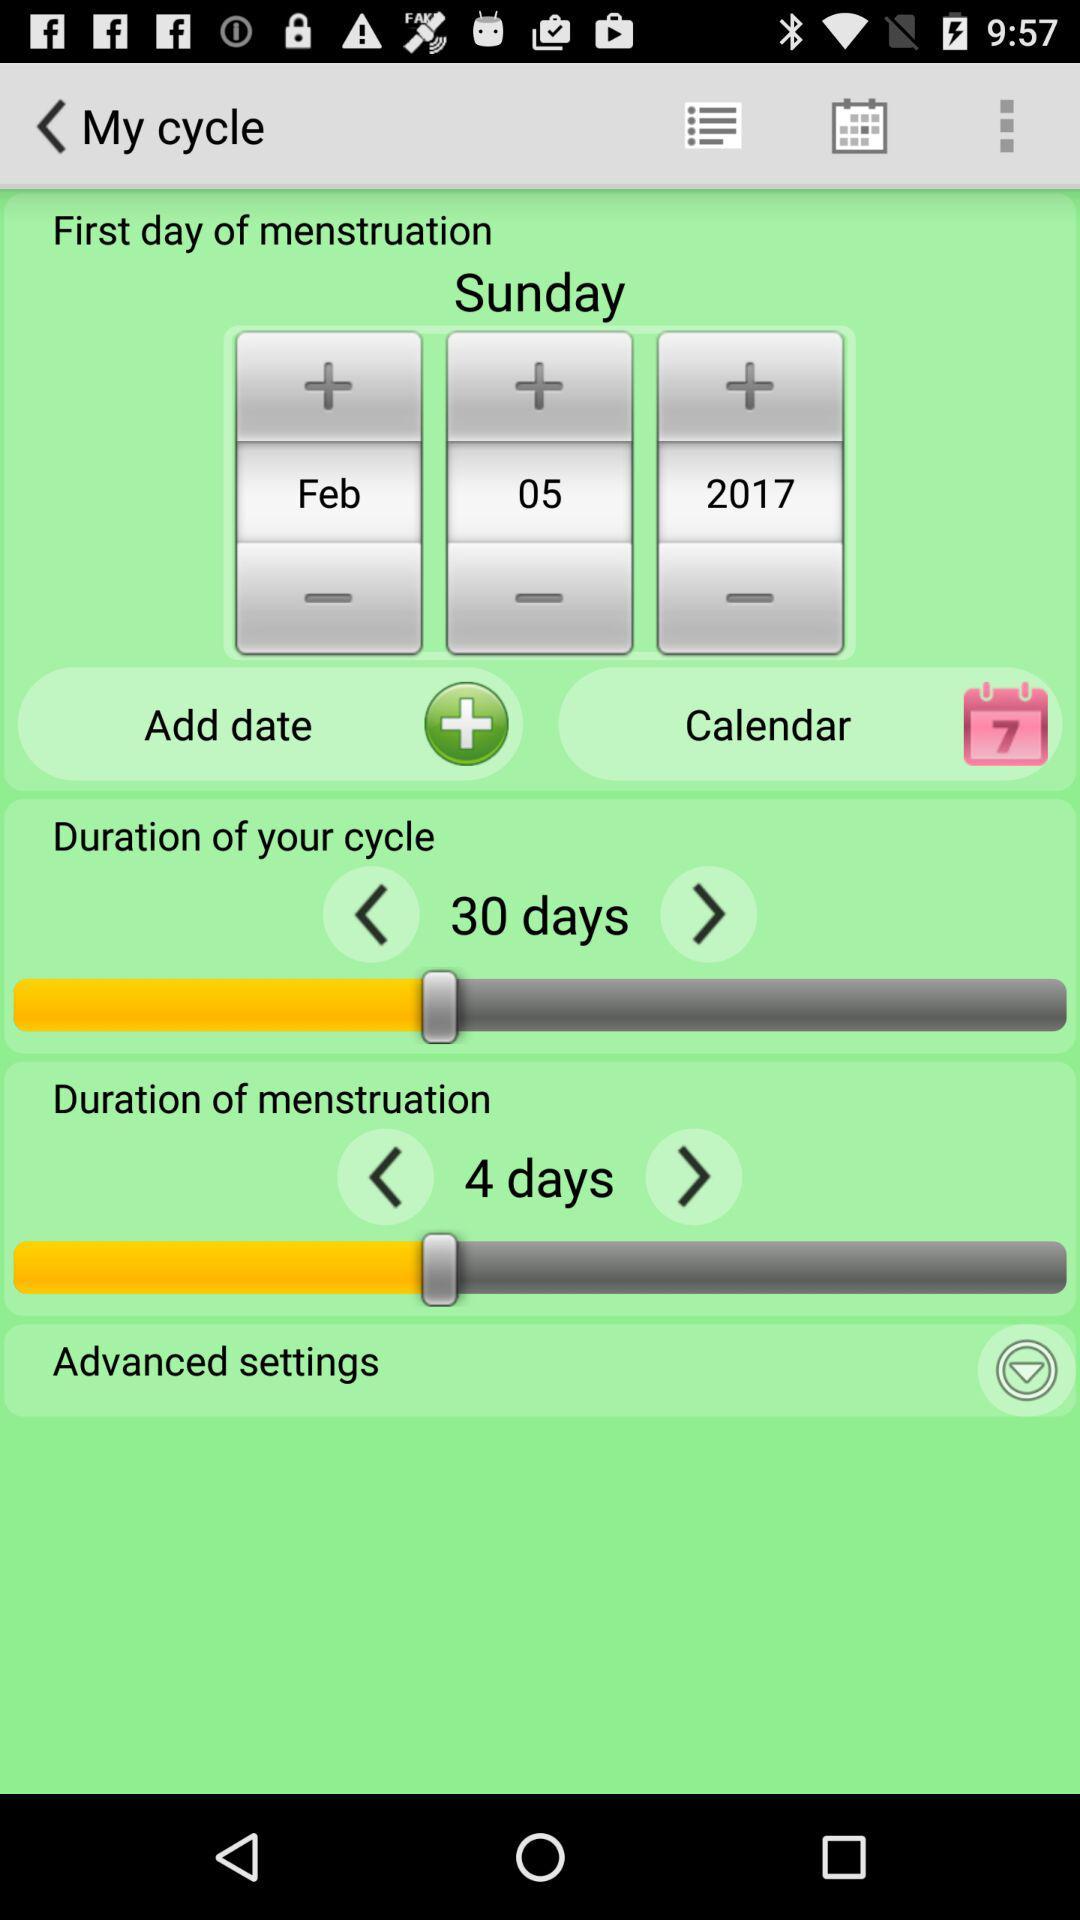 The height and width of the screenshot is (1920, 1080). Describe the element at coordinates (371, 913) in the screenshot. I see `backward arrow icon left to 30 days` at that location.